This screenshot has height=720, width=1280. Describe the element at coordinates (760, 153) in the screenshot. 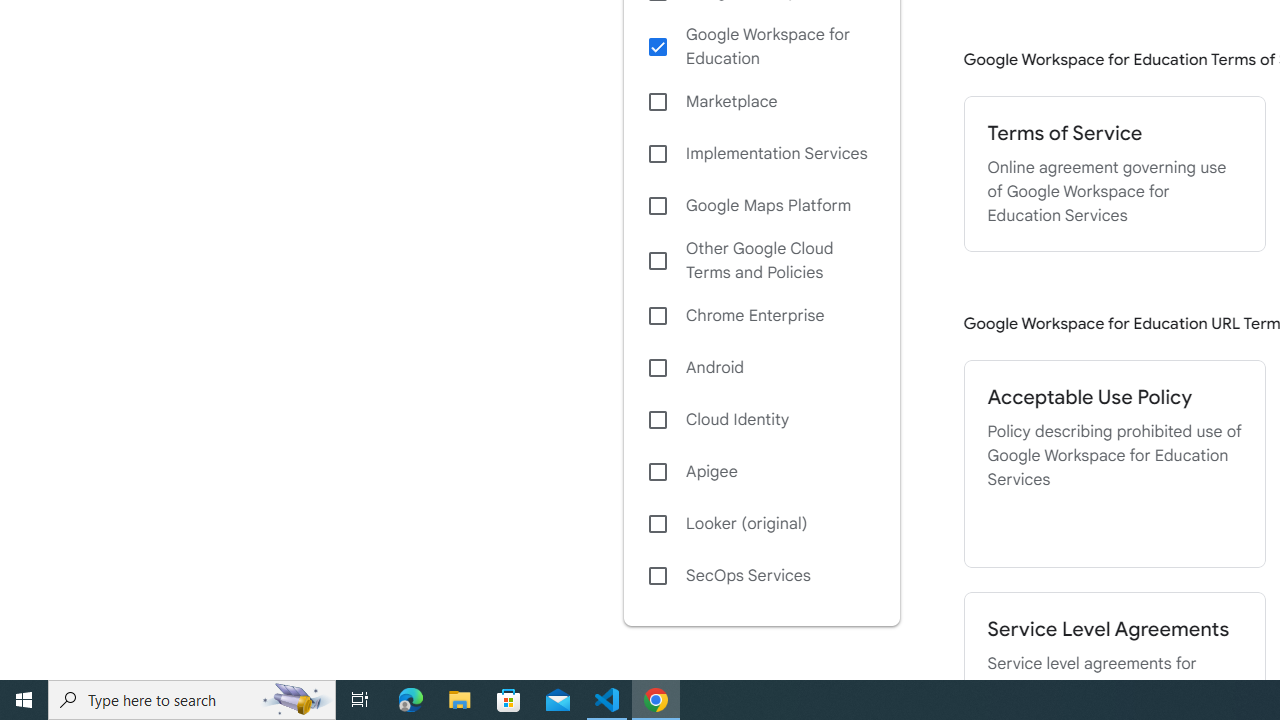

I see `'Implementation Services'` at that location.